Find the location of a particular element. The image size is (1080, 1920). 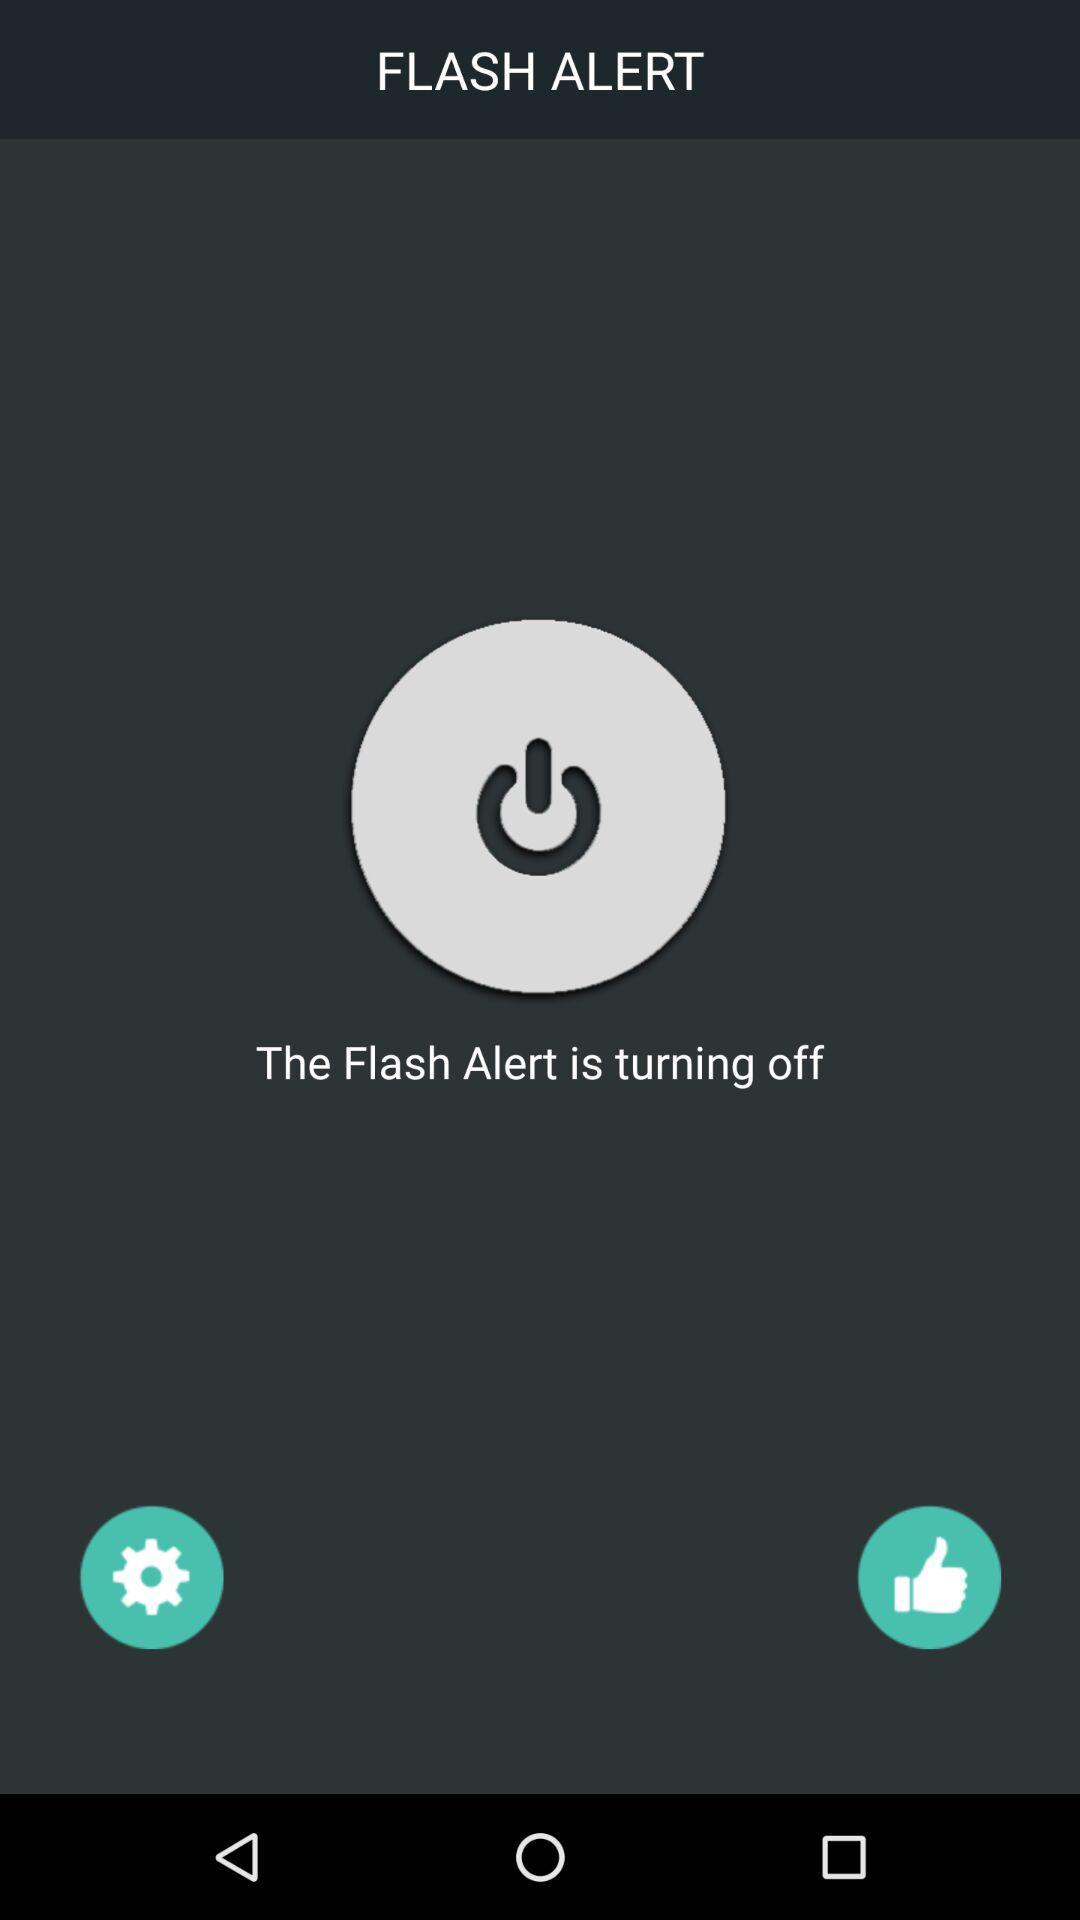

the thumbs_up icon is located at coordinates (928, 1575).